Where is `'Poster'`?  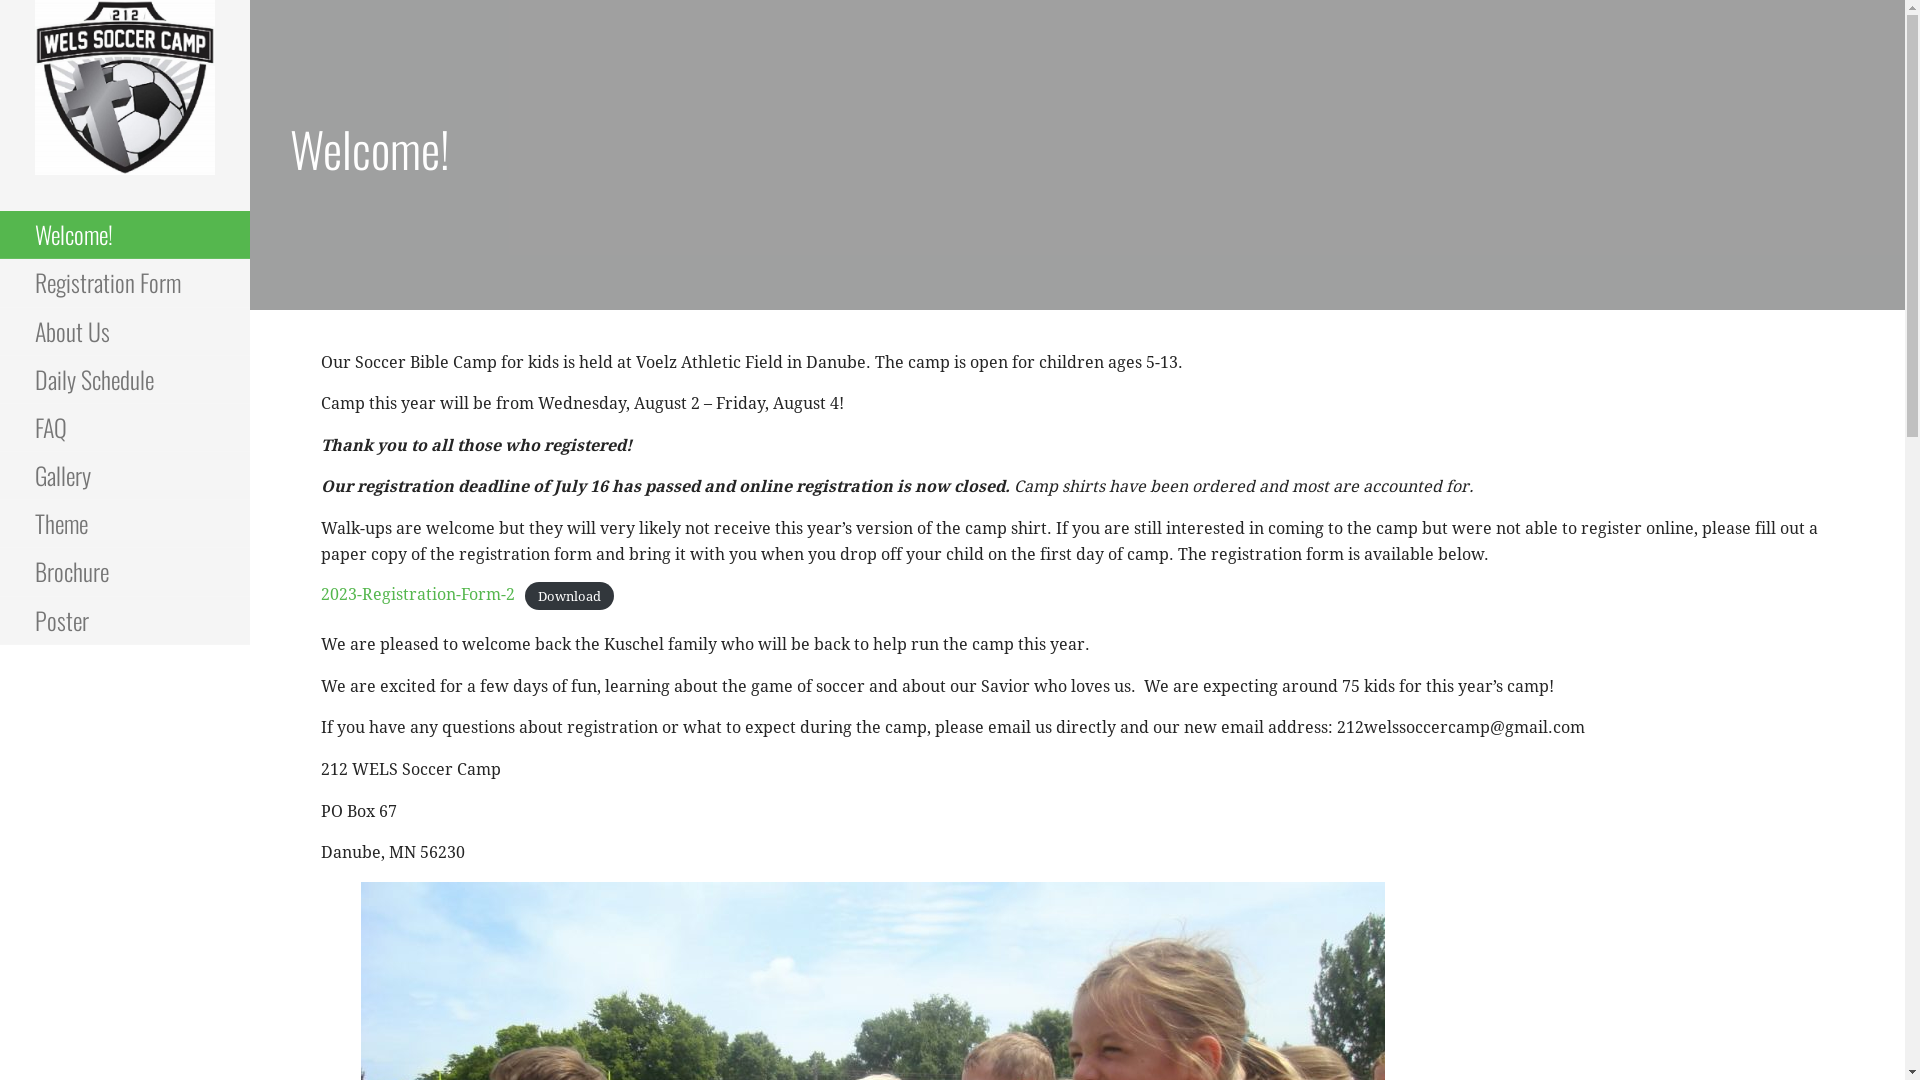 'Poster' is located at coordinates (123, 620).